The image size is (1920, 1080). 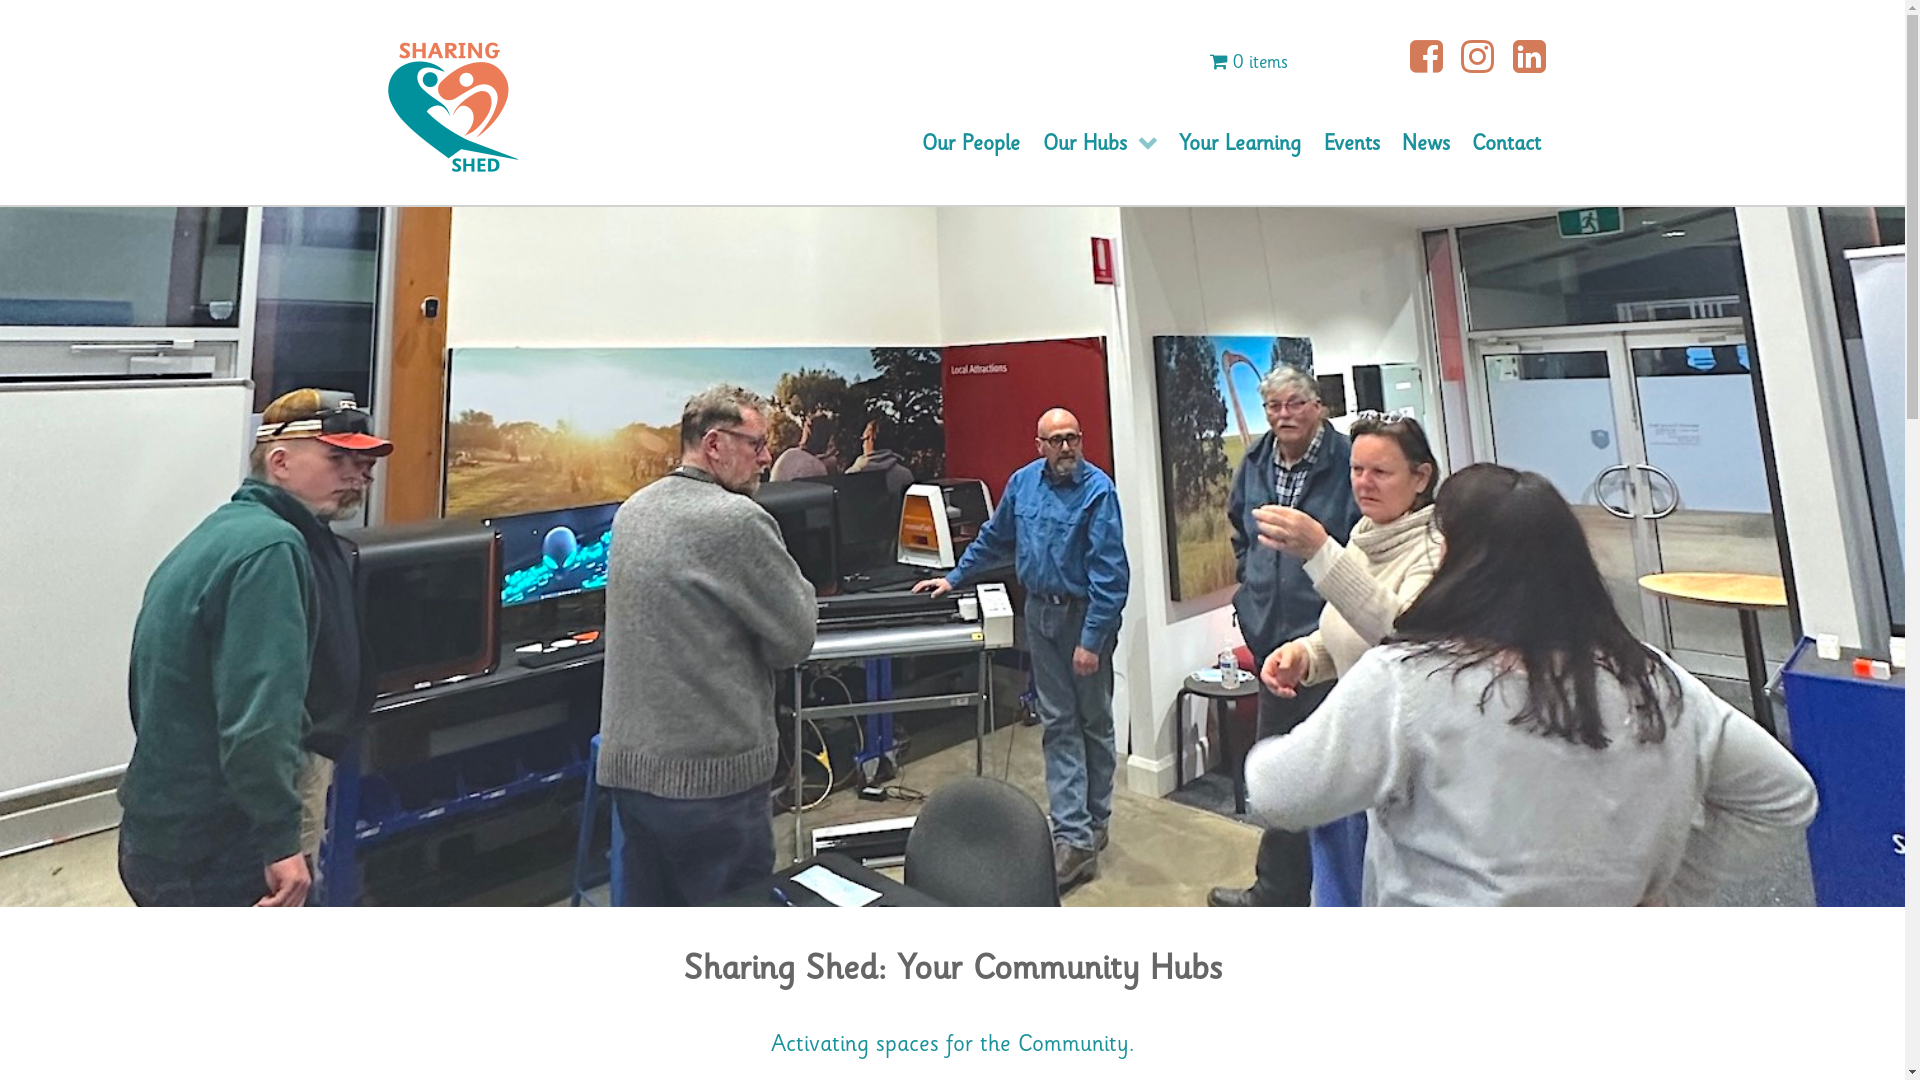 What do you see at coordinates (1506, 142) in the screenshot?
I see `'Contact'` at bounding box center [1506, 142].